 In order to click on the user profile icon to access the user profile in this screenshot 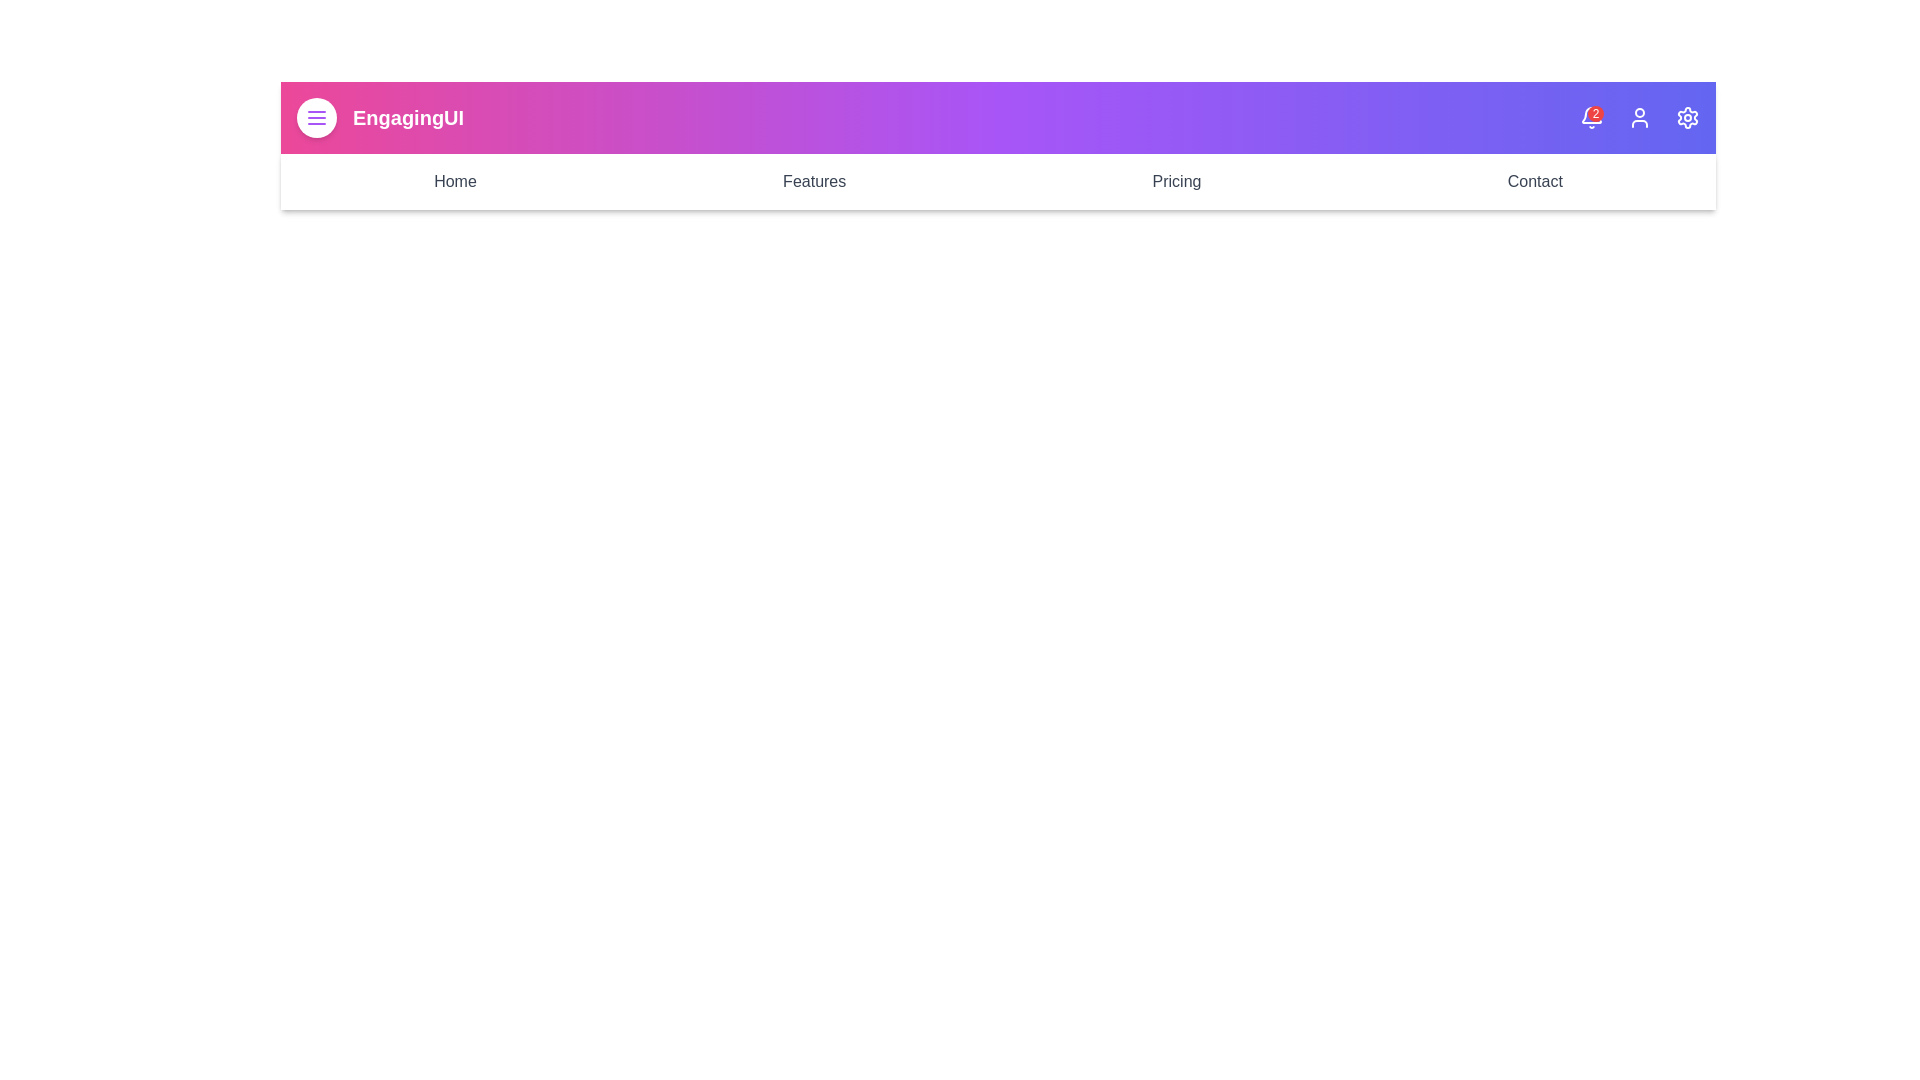, I will do `click(1640, 118)`.